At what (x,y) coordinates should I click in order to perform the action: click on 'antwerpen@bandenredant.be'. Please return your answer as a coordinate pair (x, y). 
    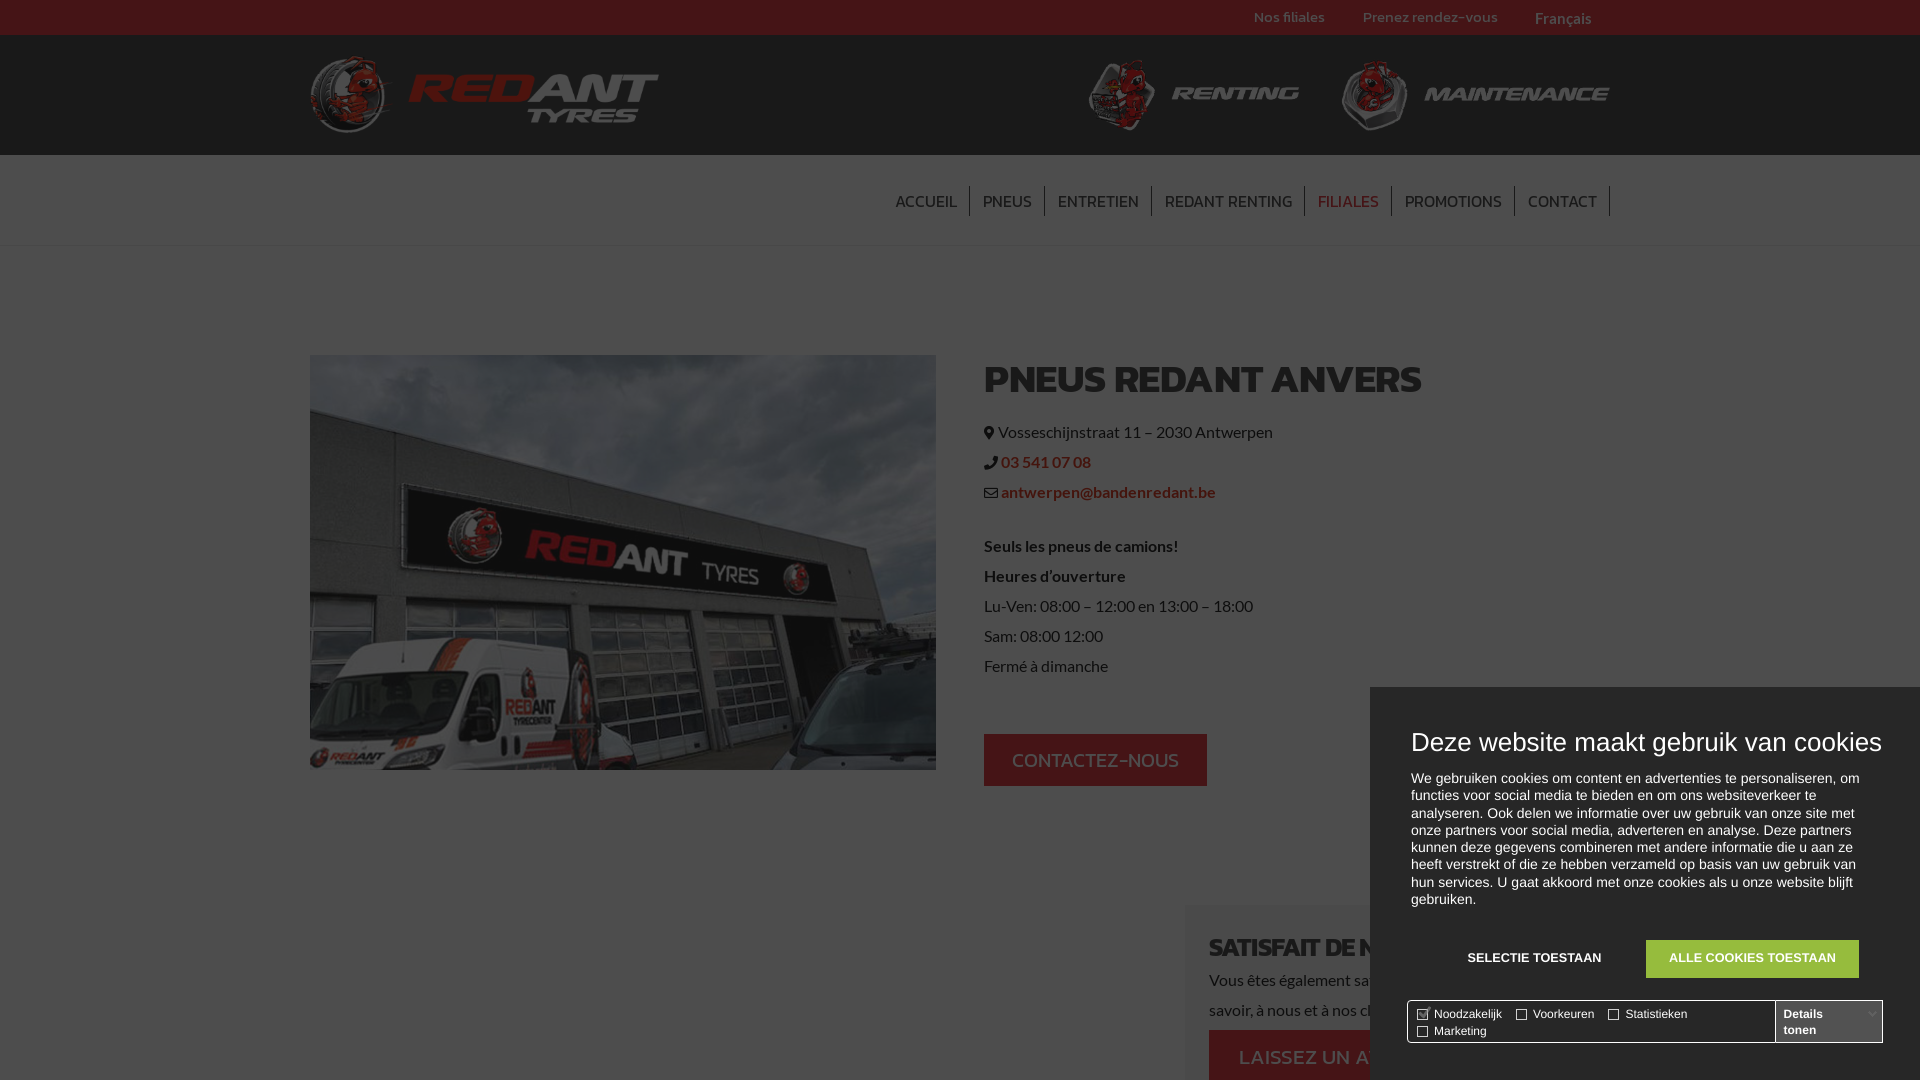
    Looking at the image, I should click on (1107, 491).